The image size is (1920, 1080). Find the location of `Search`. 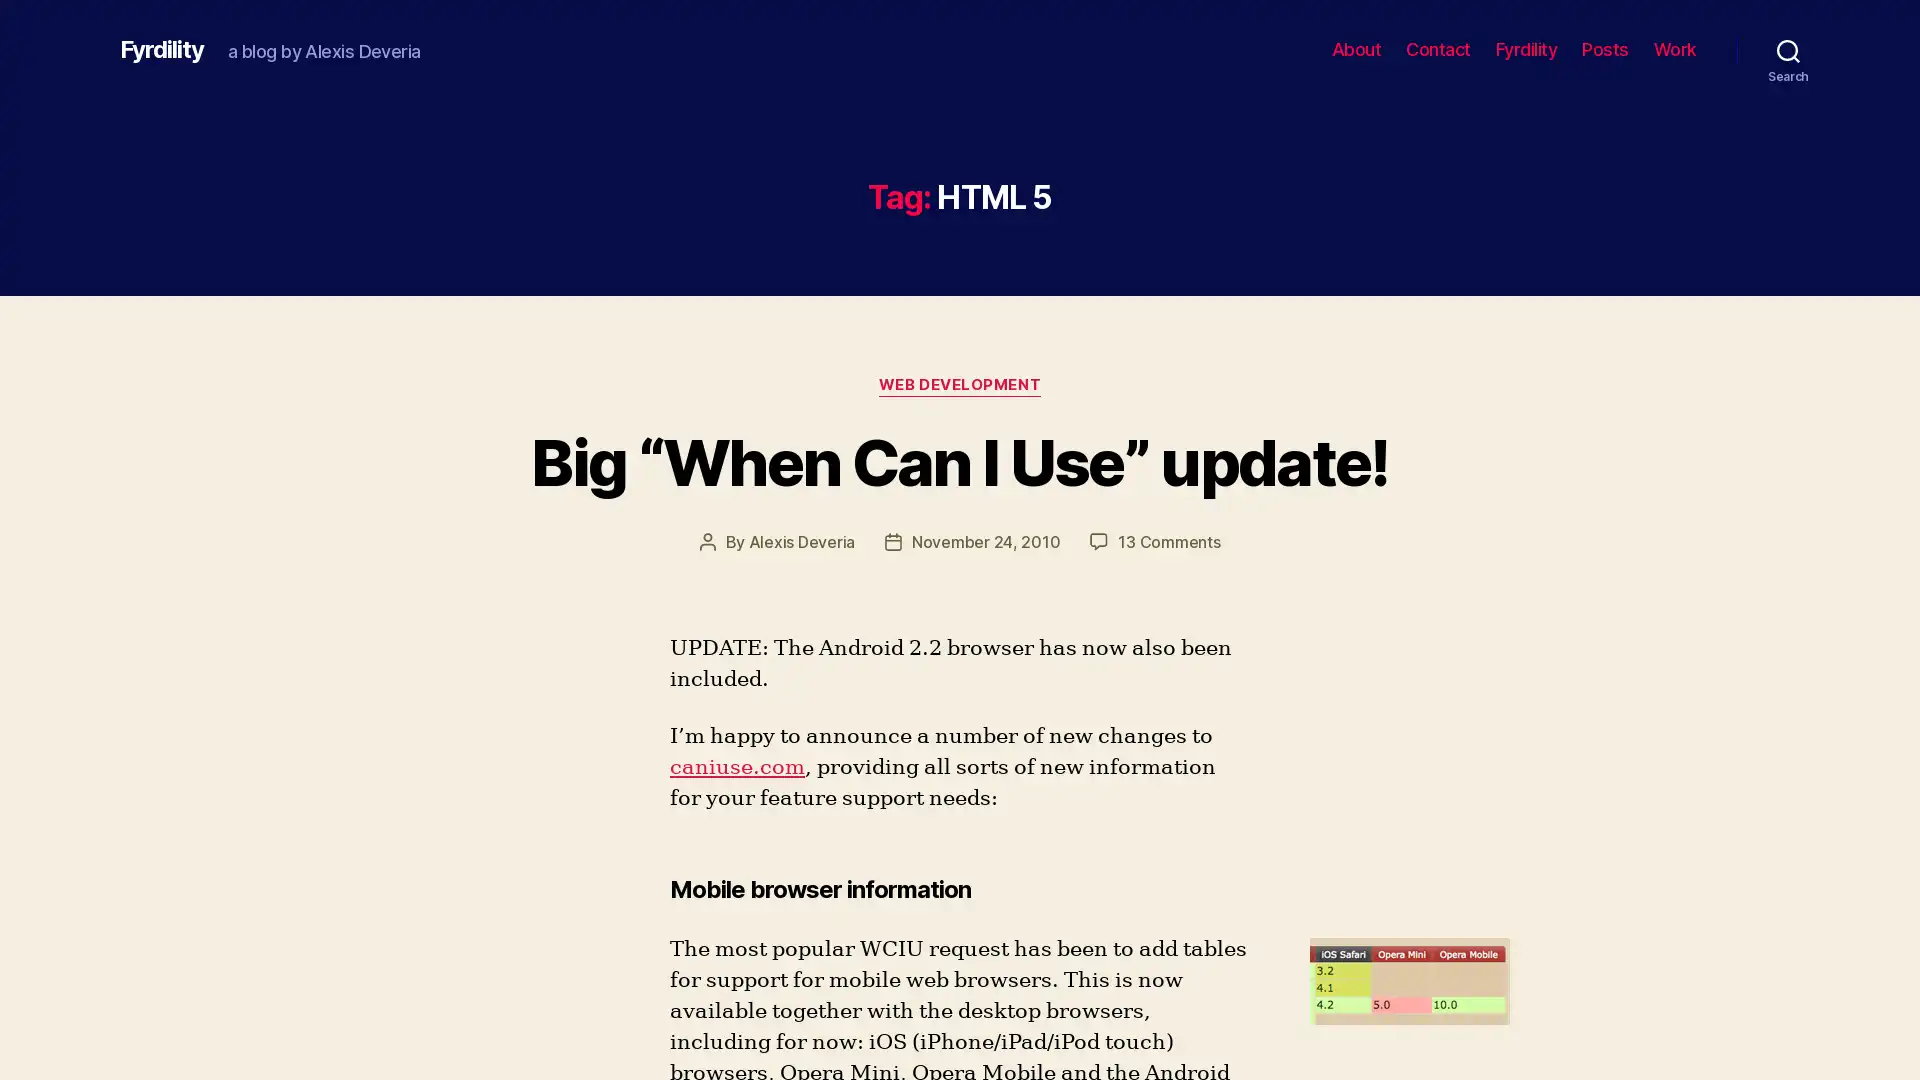

Search is located at coordinates (1788, 49).